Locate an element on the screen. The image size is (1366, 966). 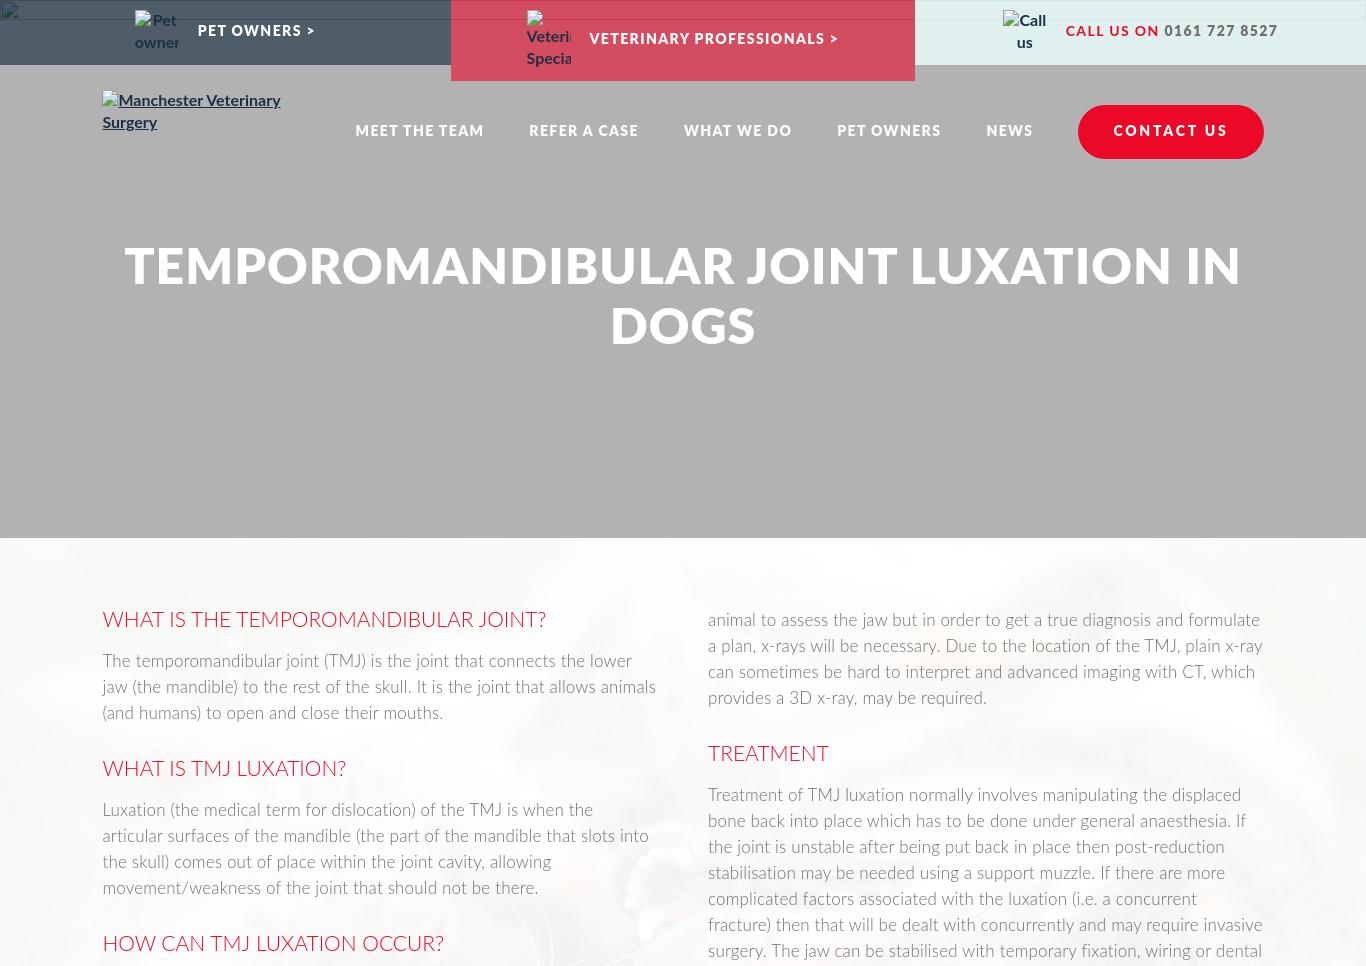
'News' is located at coordinates (985, 131).